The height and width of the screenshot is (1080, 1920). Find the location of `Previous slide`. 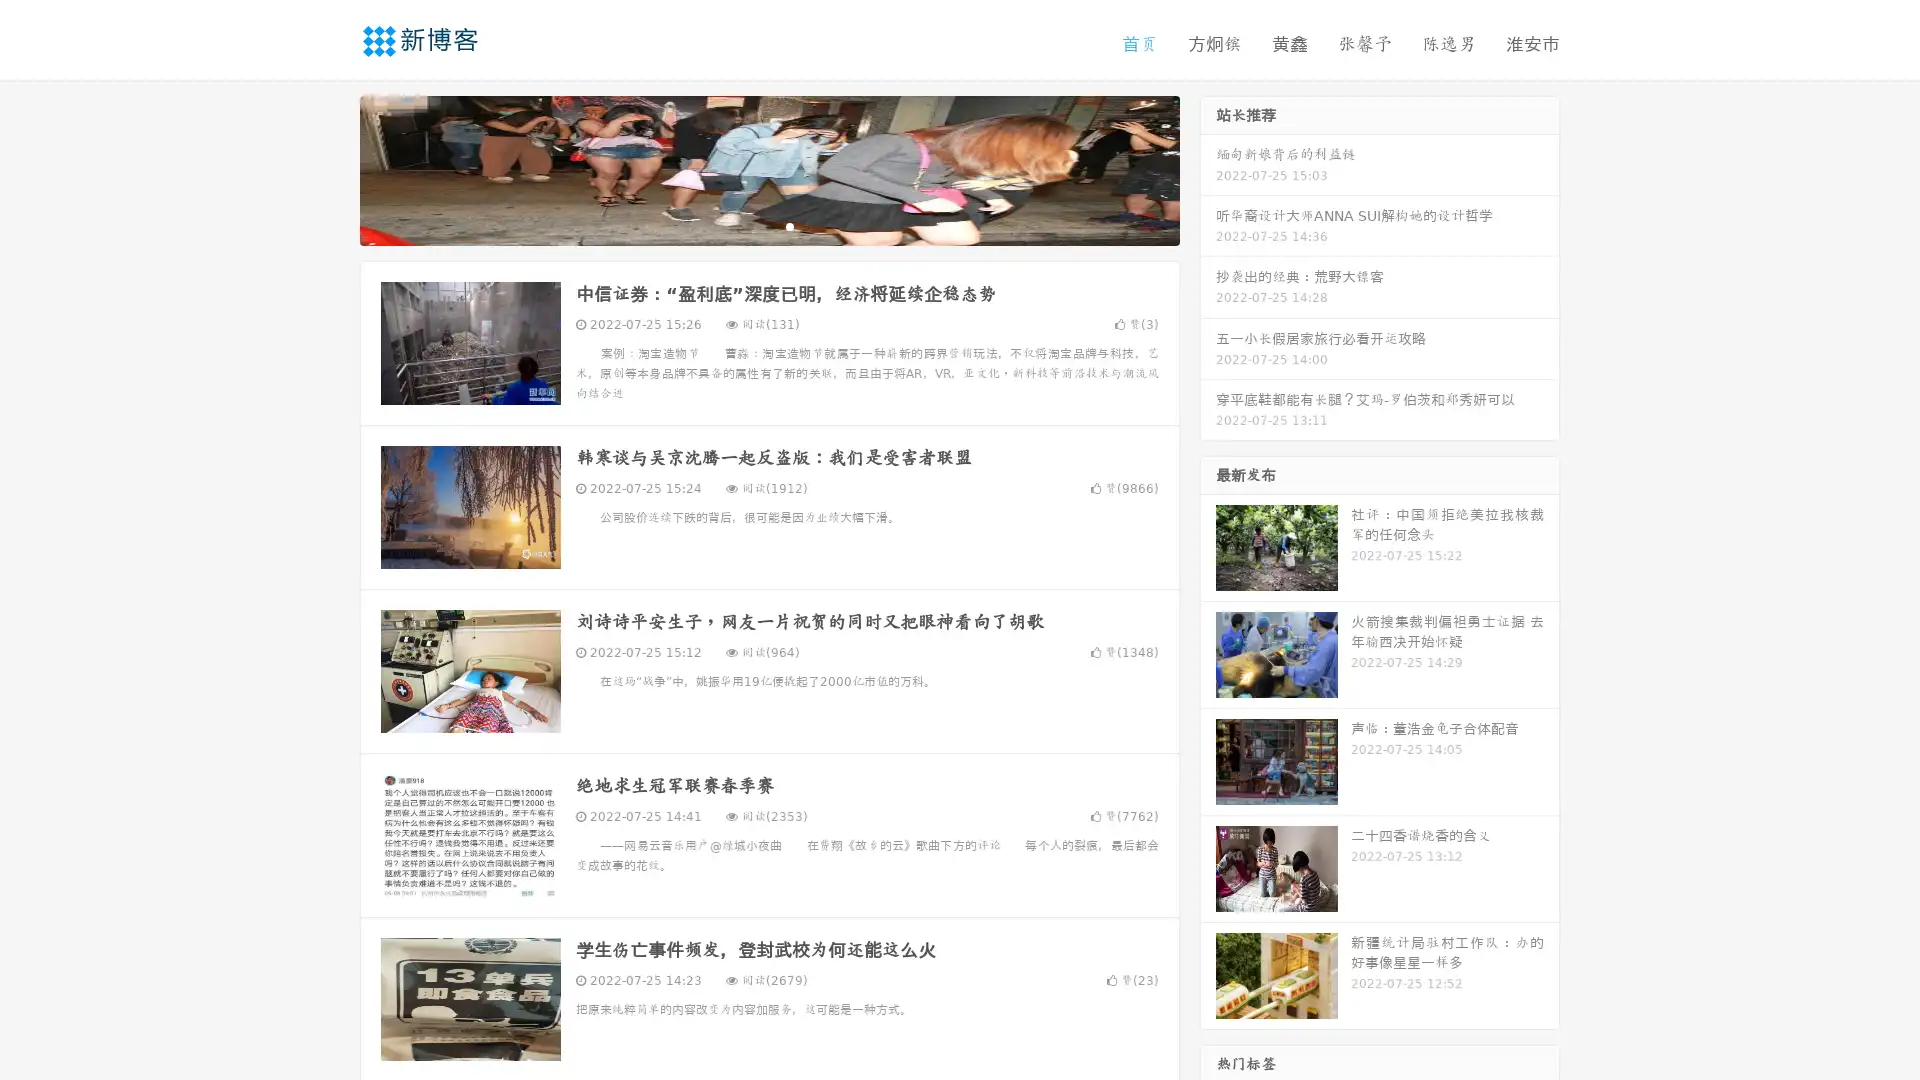

Previous slide is located at coordinates (330, 168).